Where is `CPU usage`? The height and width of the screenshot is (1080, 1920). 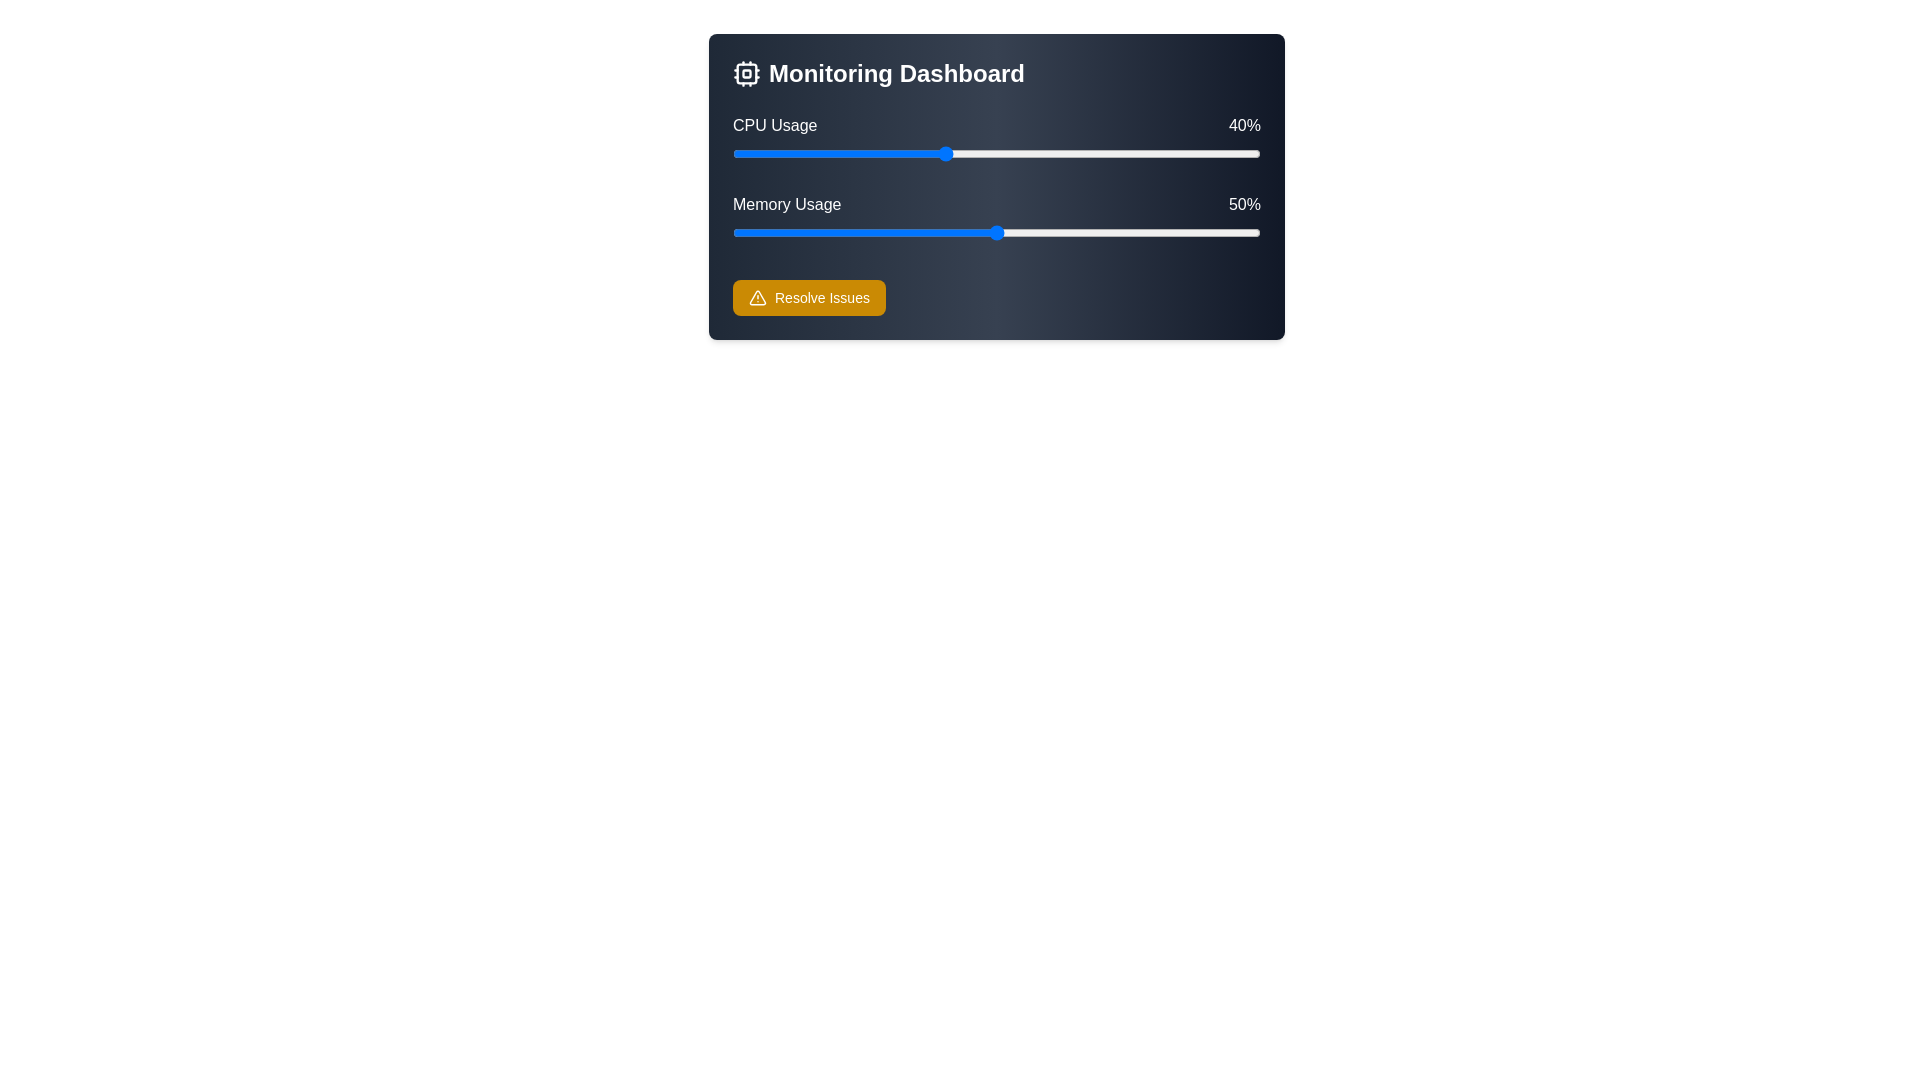
CPU usage is located at coordinates (790, 153).